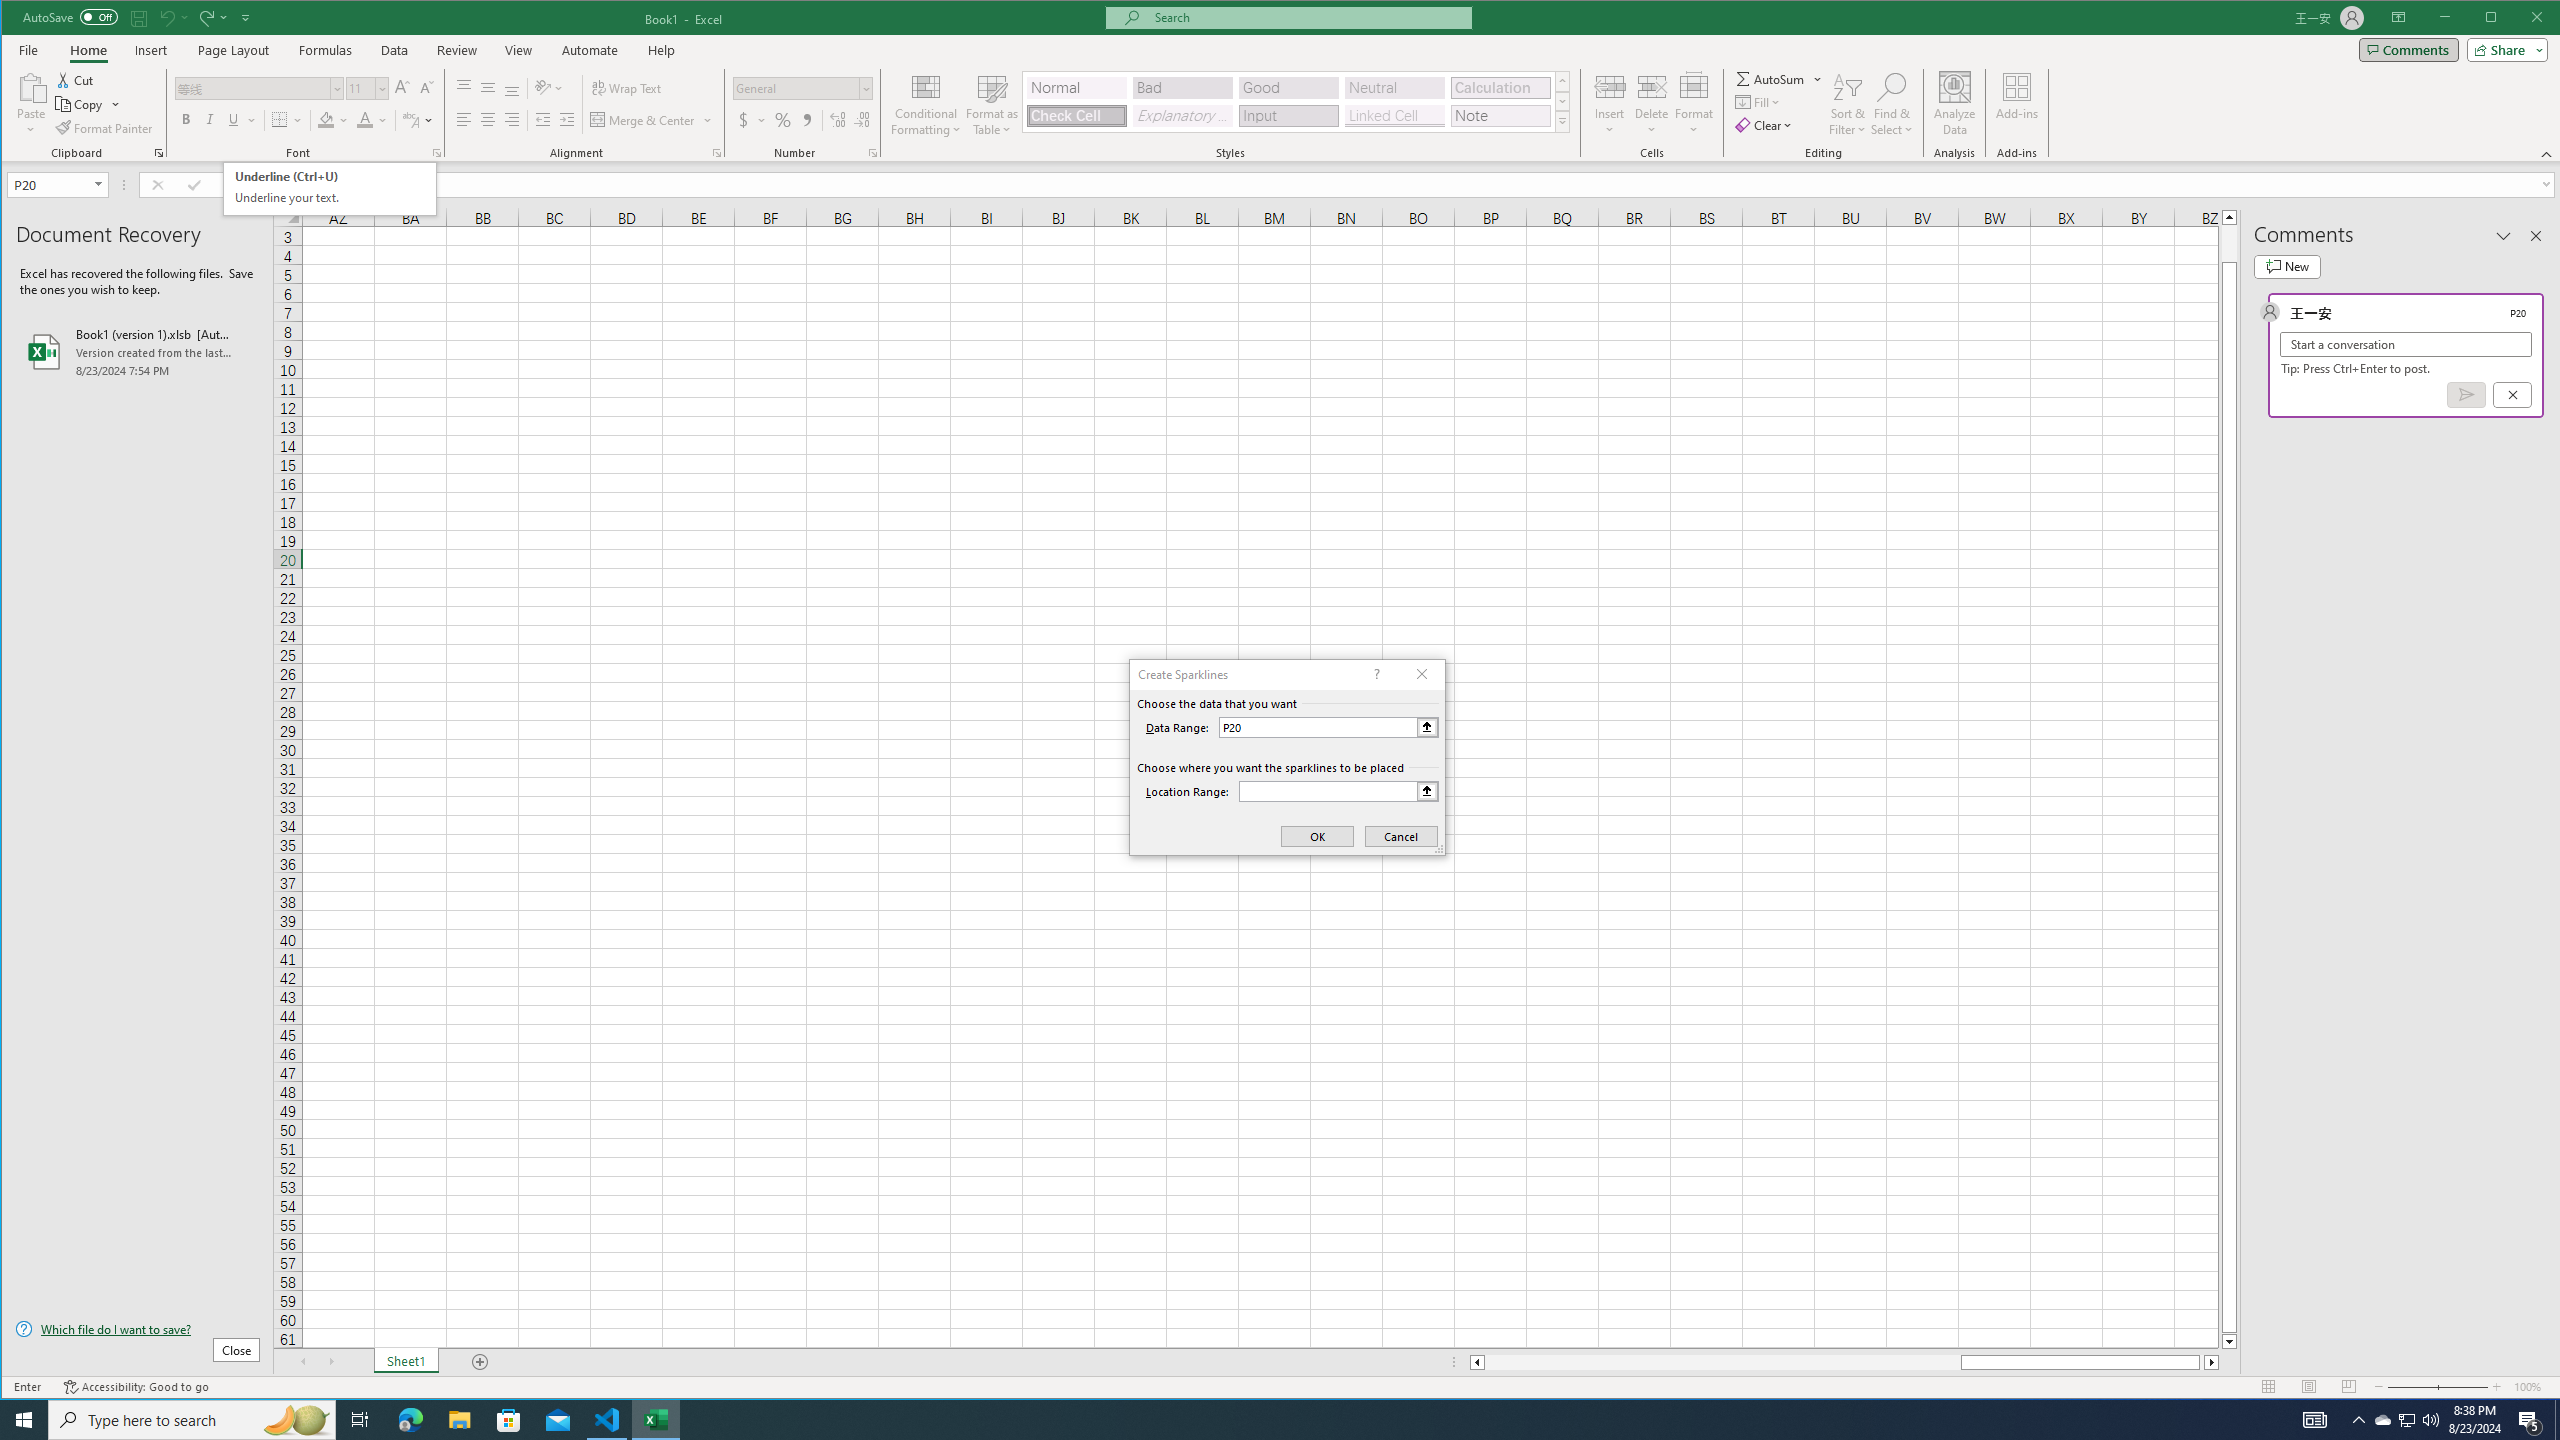  Describe the element at coordinates (837, 119) in the screenshot. I see `'Increase Decimal'` at that location.